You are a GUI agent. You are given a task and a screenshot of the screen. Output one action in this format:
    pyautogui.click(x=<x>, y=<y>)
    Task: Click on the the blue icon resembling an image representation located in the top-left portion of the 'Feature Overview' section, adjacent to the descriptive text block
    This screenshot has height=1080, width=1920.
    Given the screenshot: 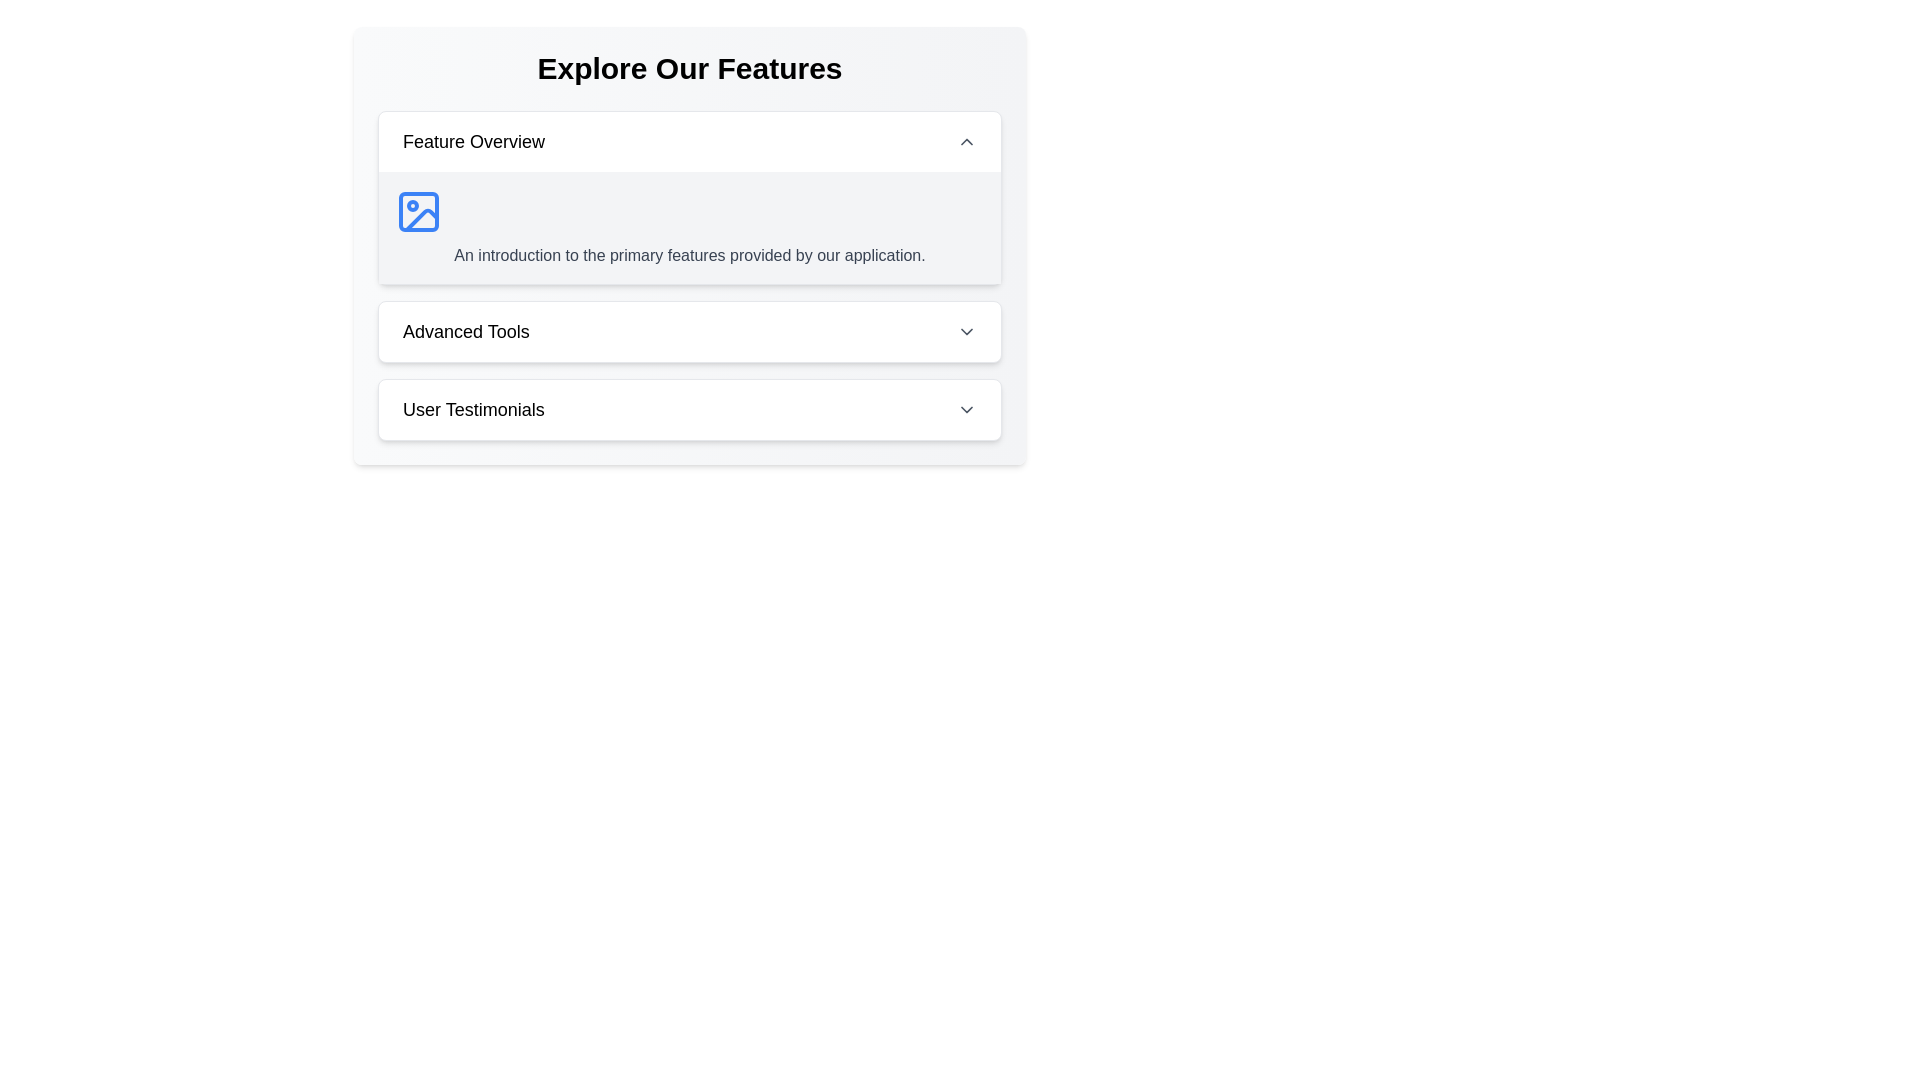 What is the action you would take?
    pyautogui.click(x=417, y=212)
    